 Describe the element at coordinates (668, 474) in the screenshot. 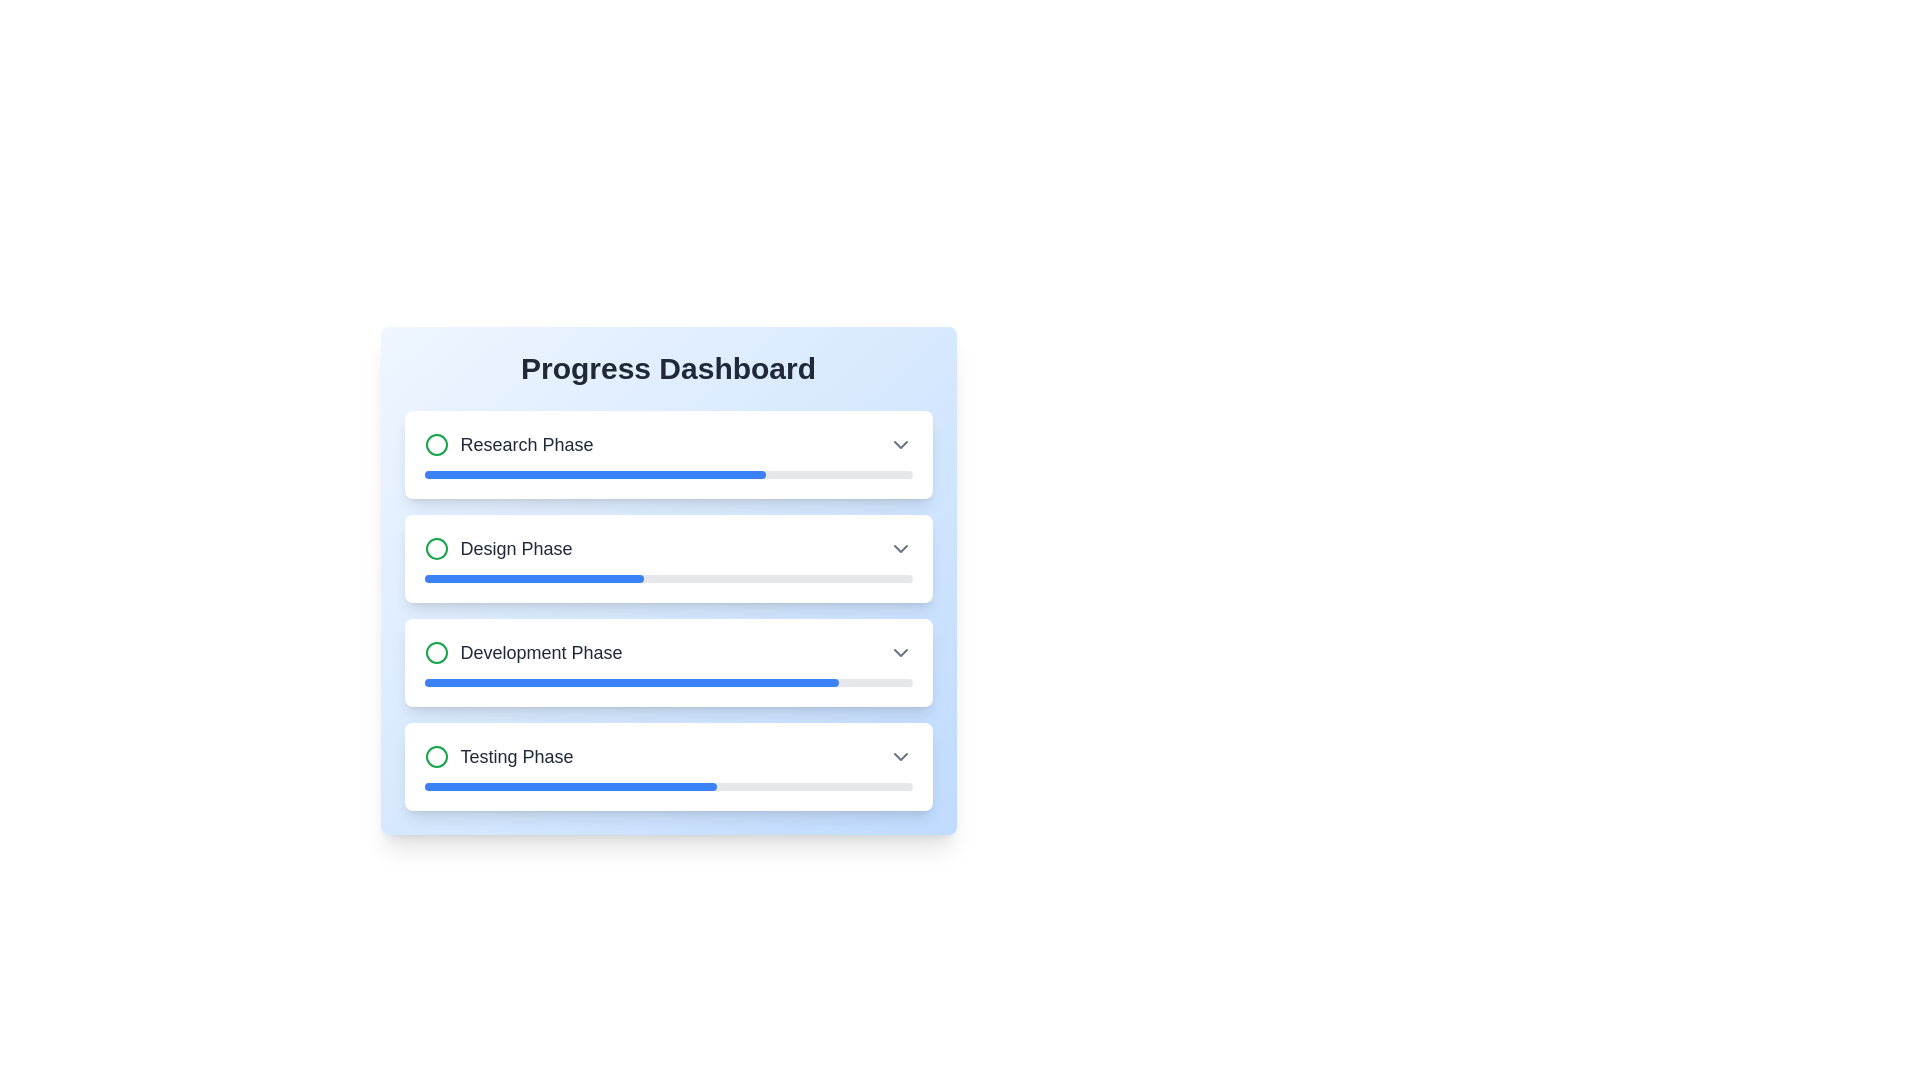

I see `the Progress Indicator that visually represents 70% completion of the 'Research Phase' task, located in the topmost section of the 'Progress Dashboard' interface` at that location.